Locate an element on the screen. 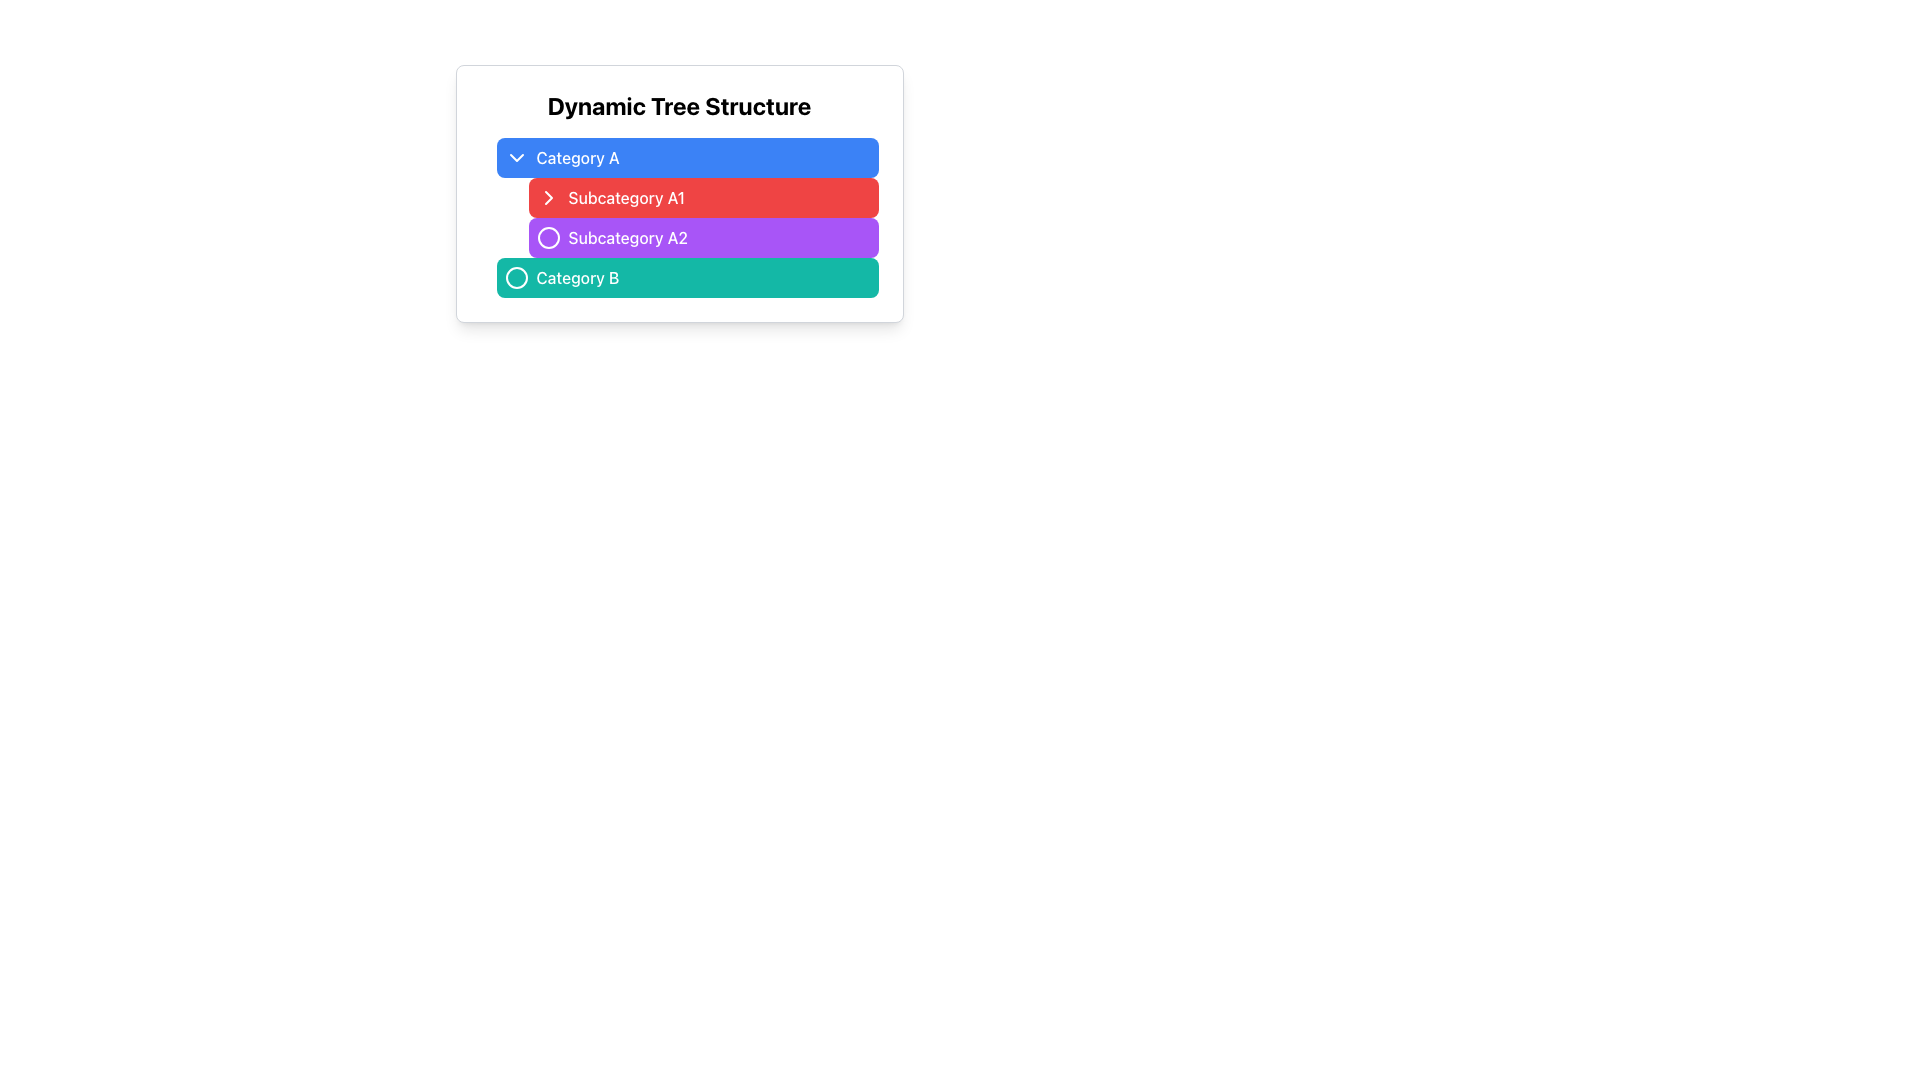 Image resolution: width=1920 pixels, height=1080 pixels. the blue button labeled 'Category A' which contains the text label 'Category A' for interaction is located at coordinates (577, 157).